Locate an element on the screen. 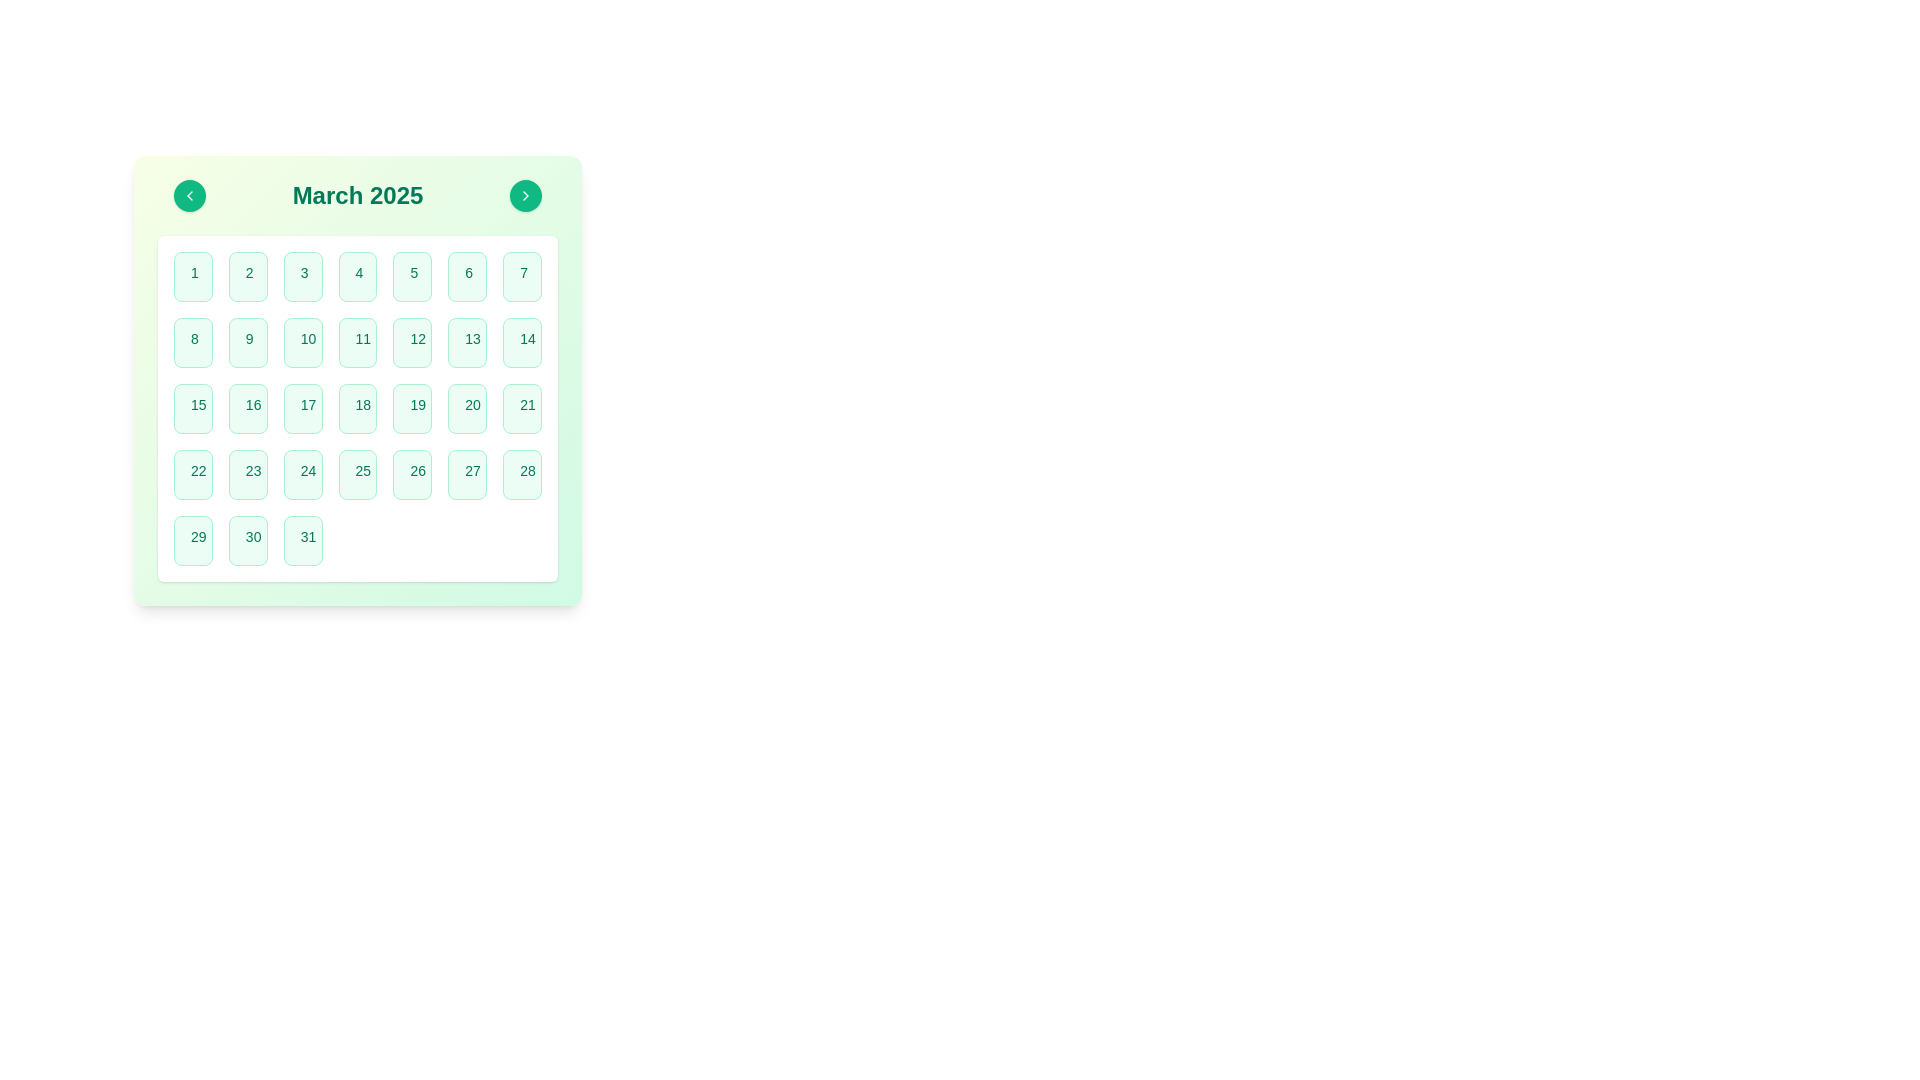 This screenshot has width=1920, height=1080. the first day button of the month is located at coordinates (193, 277).